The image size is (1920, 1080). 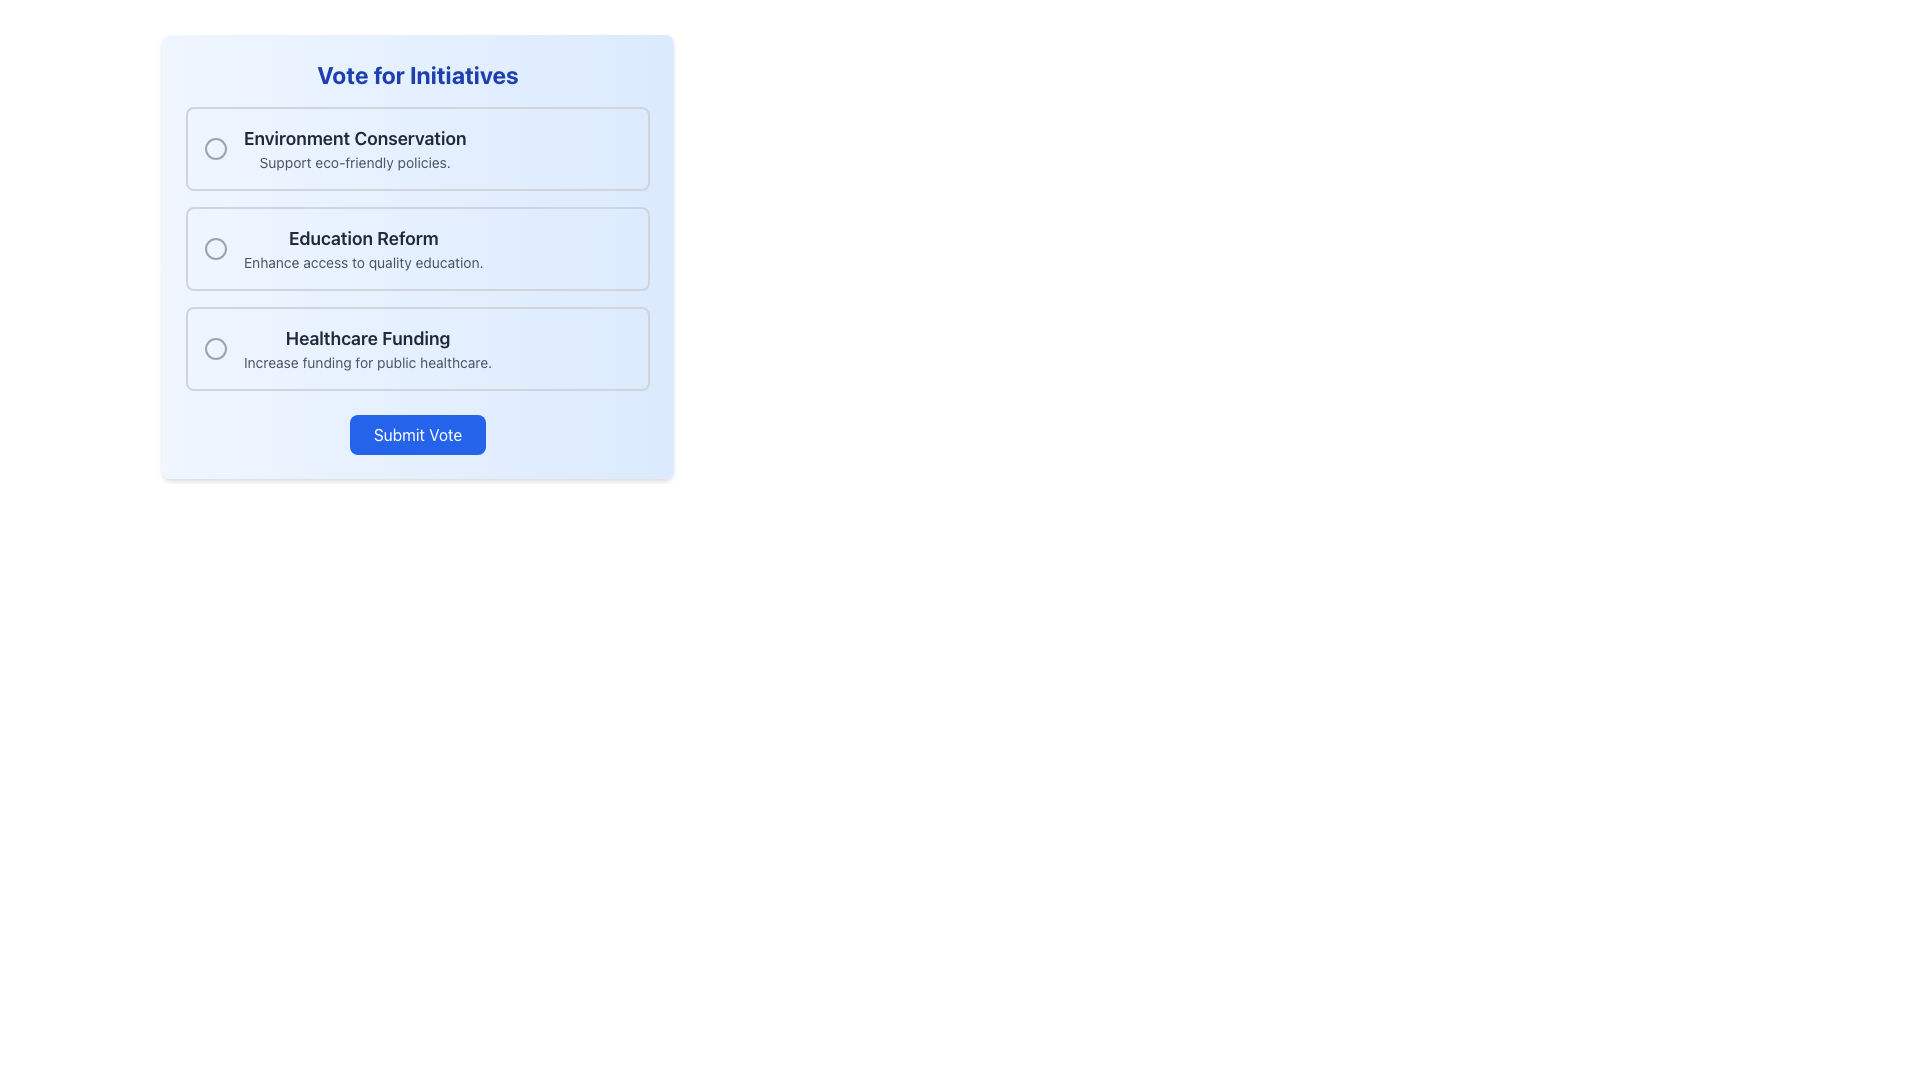 I want to click on the clickable option label for 'Education Reform', so click(x=363, y=248).